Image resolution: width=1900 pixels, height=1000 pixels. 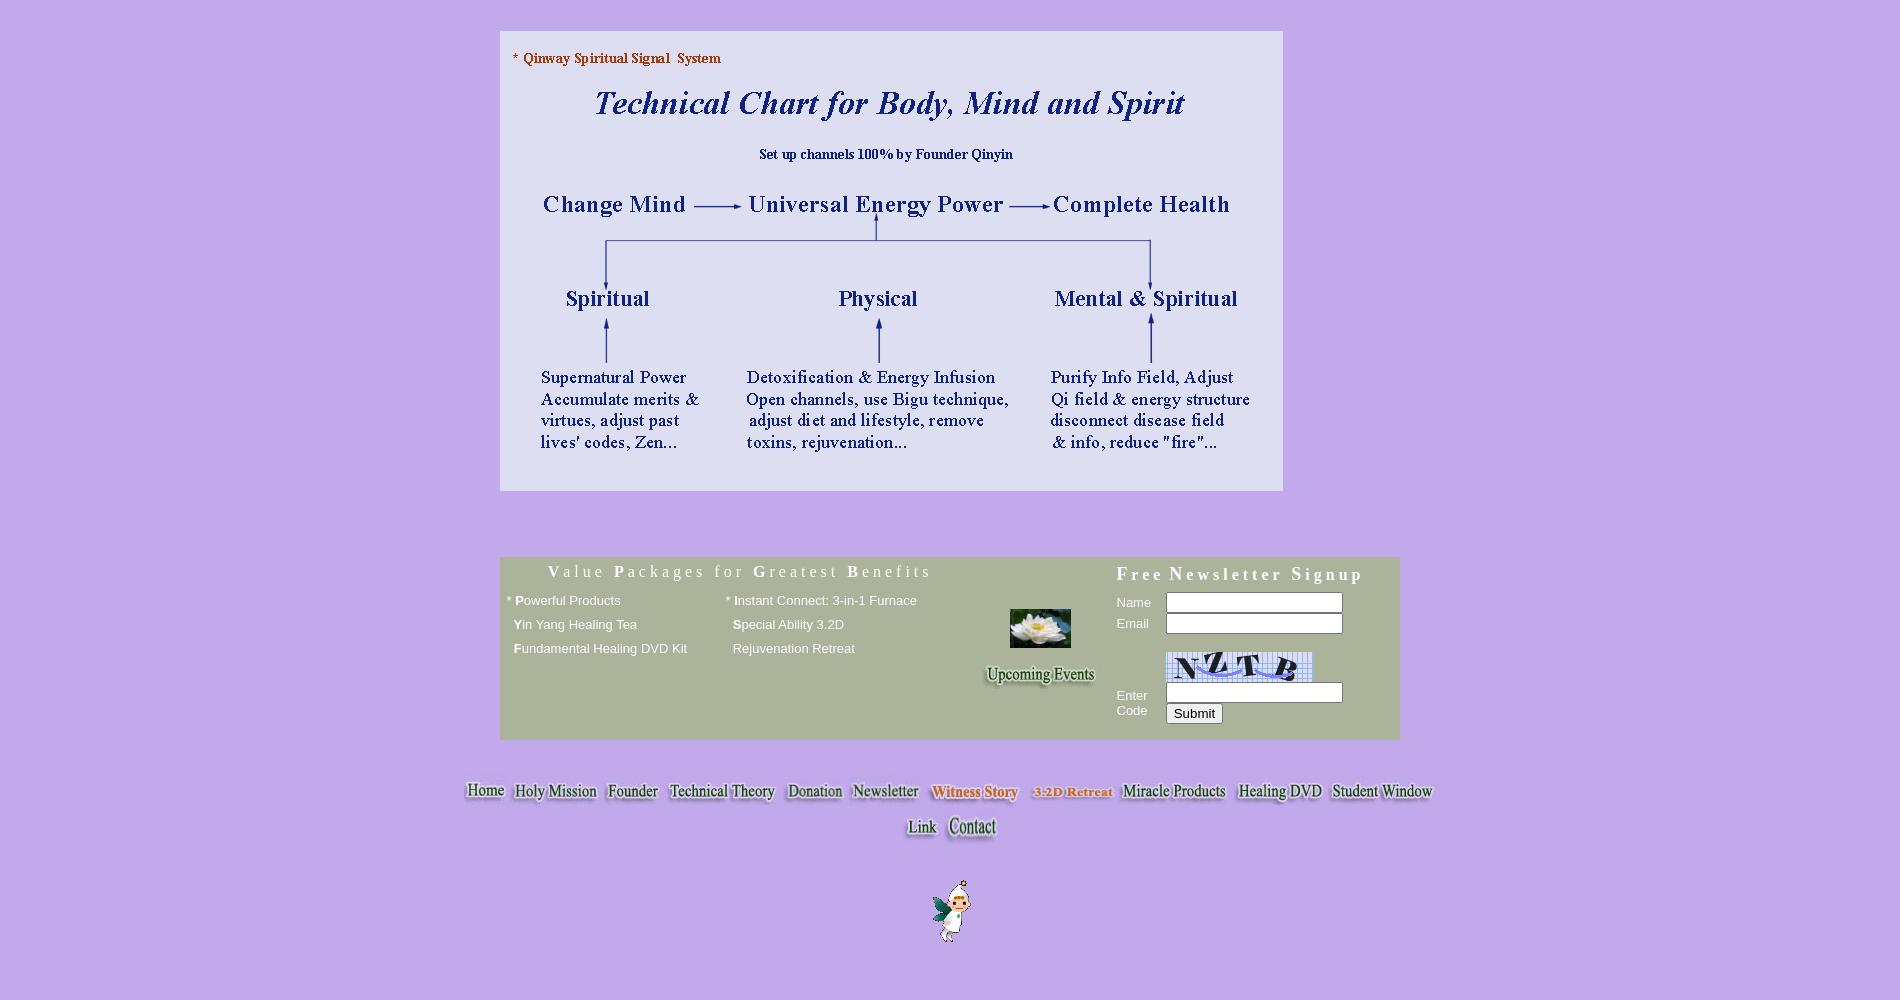 I want to click on 'e n e f i t s', so click(x=891, y=569).